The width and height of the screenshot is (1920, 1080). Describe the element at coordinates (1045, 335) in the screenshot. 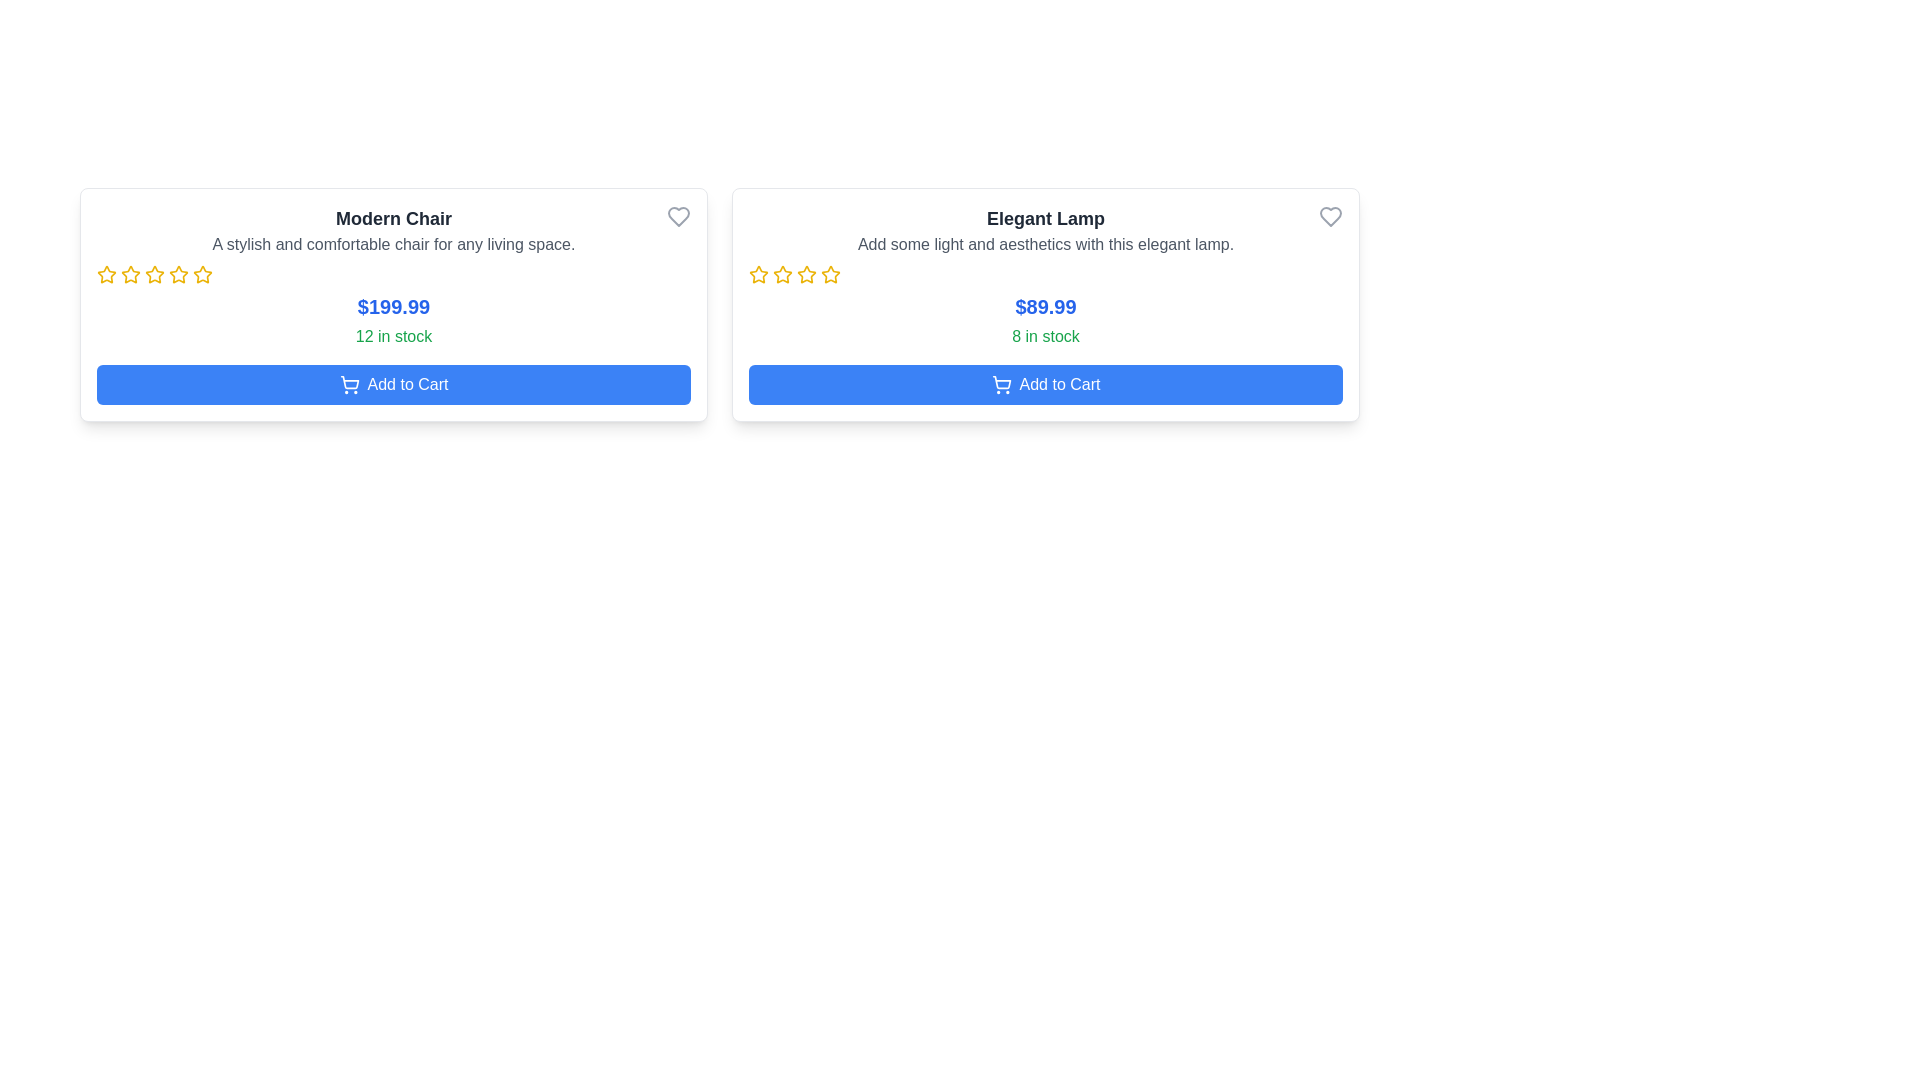

I see `the Text Label that indicates the current stock availability of the 'Elegant Lamp', which is positioned below the price information and above the 'Add to Cart' button` at that location.